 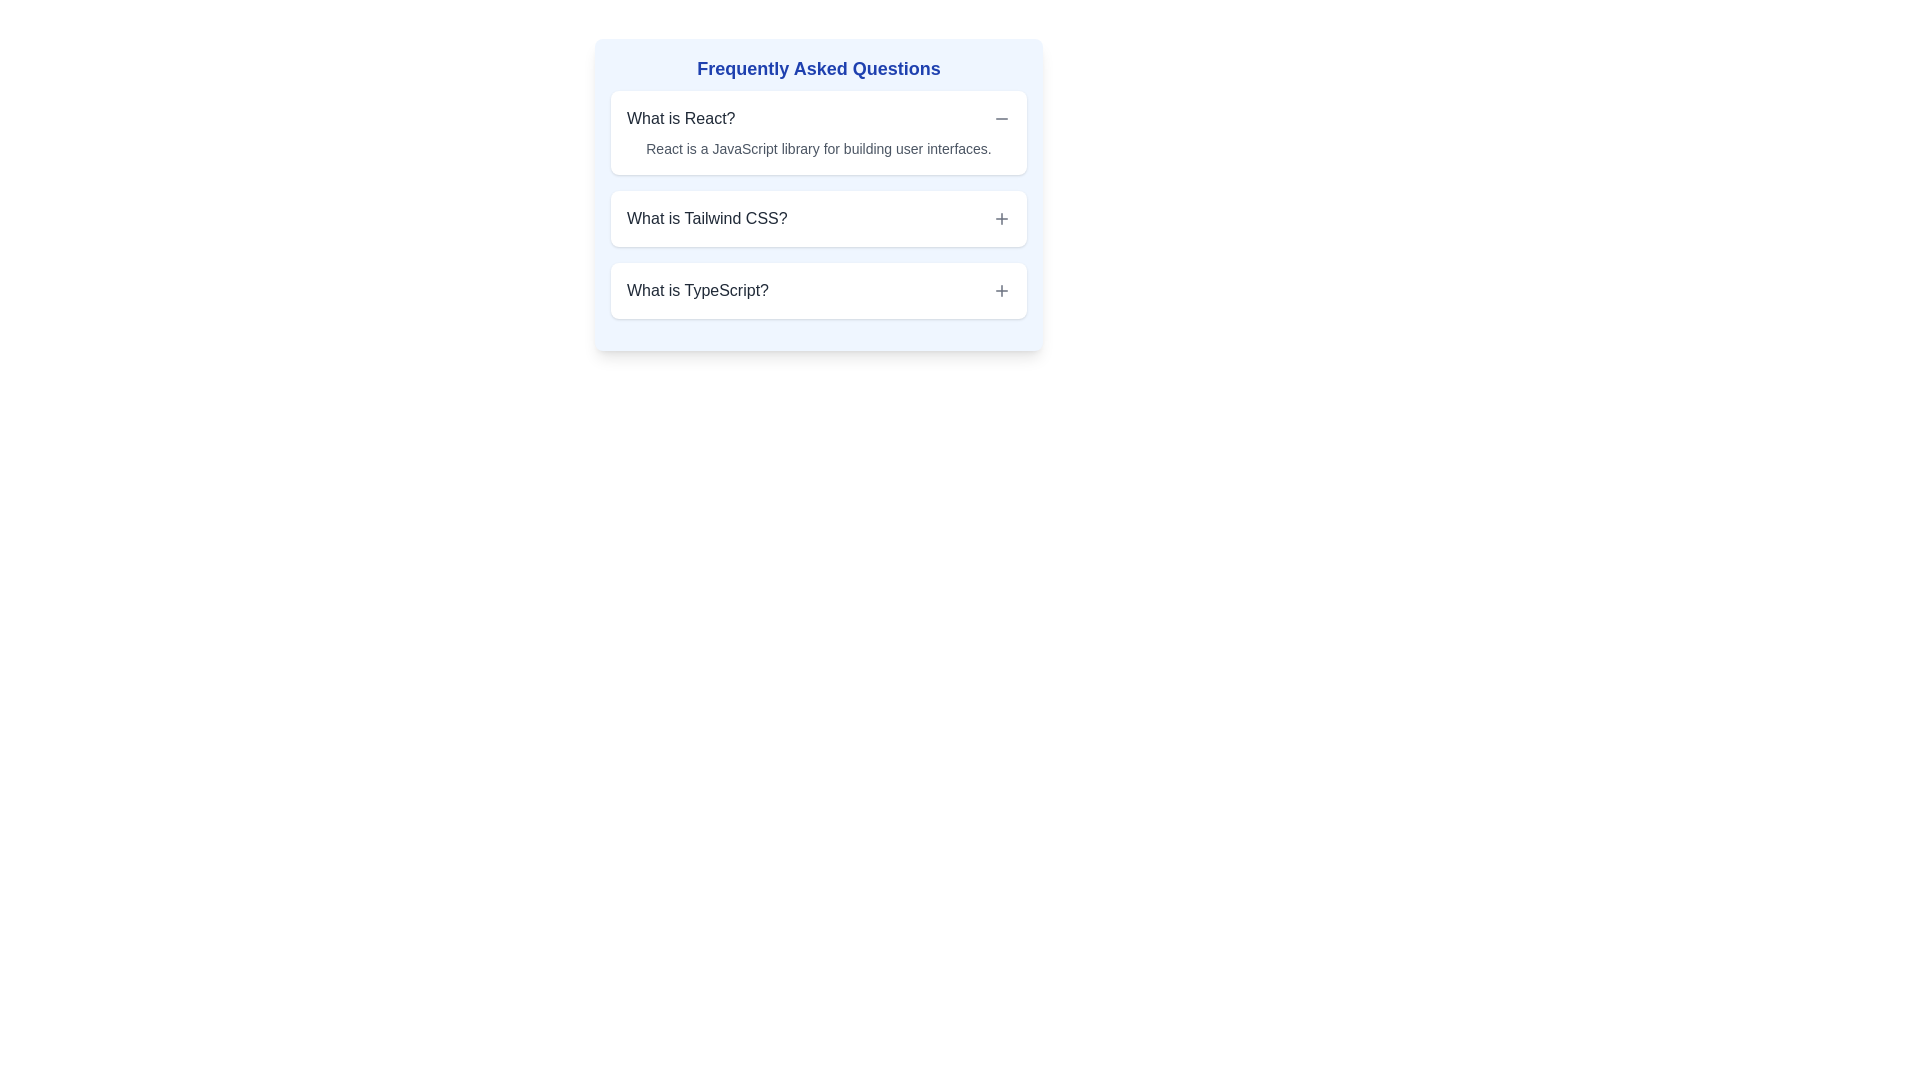 What do you see at coordinates (1002, 219) in the screenshot?
I see `the plus icon button, which is a circular grey icon that changes` at bounding box center [1002, 219].